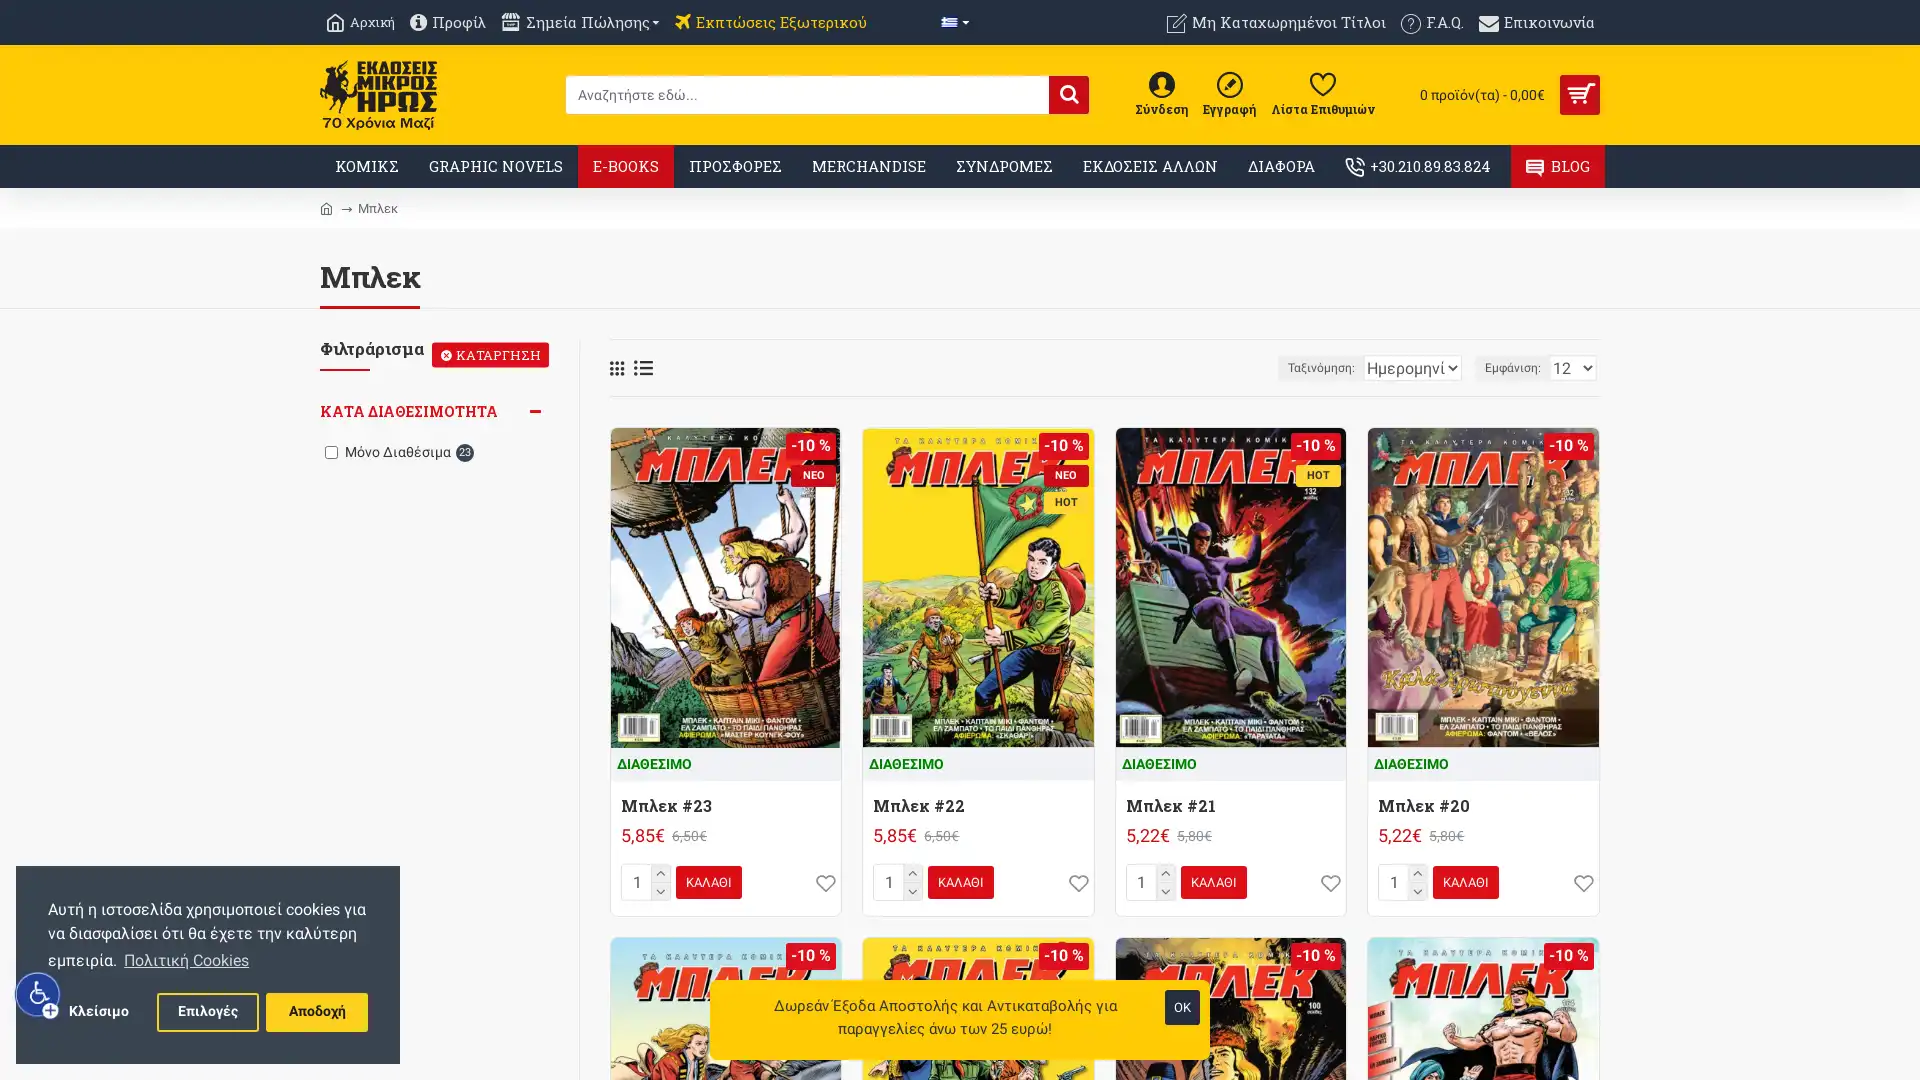 This screenshot has width=1920, height=1080. What do you see at coordinates (38, 994) in the screenshot?
I see `Accessibility Menu` at bounding box center [38, 994].